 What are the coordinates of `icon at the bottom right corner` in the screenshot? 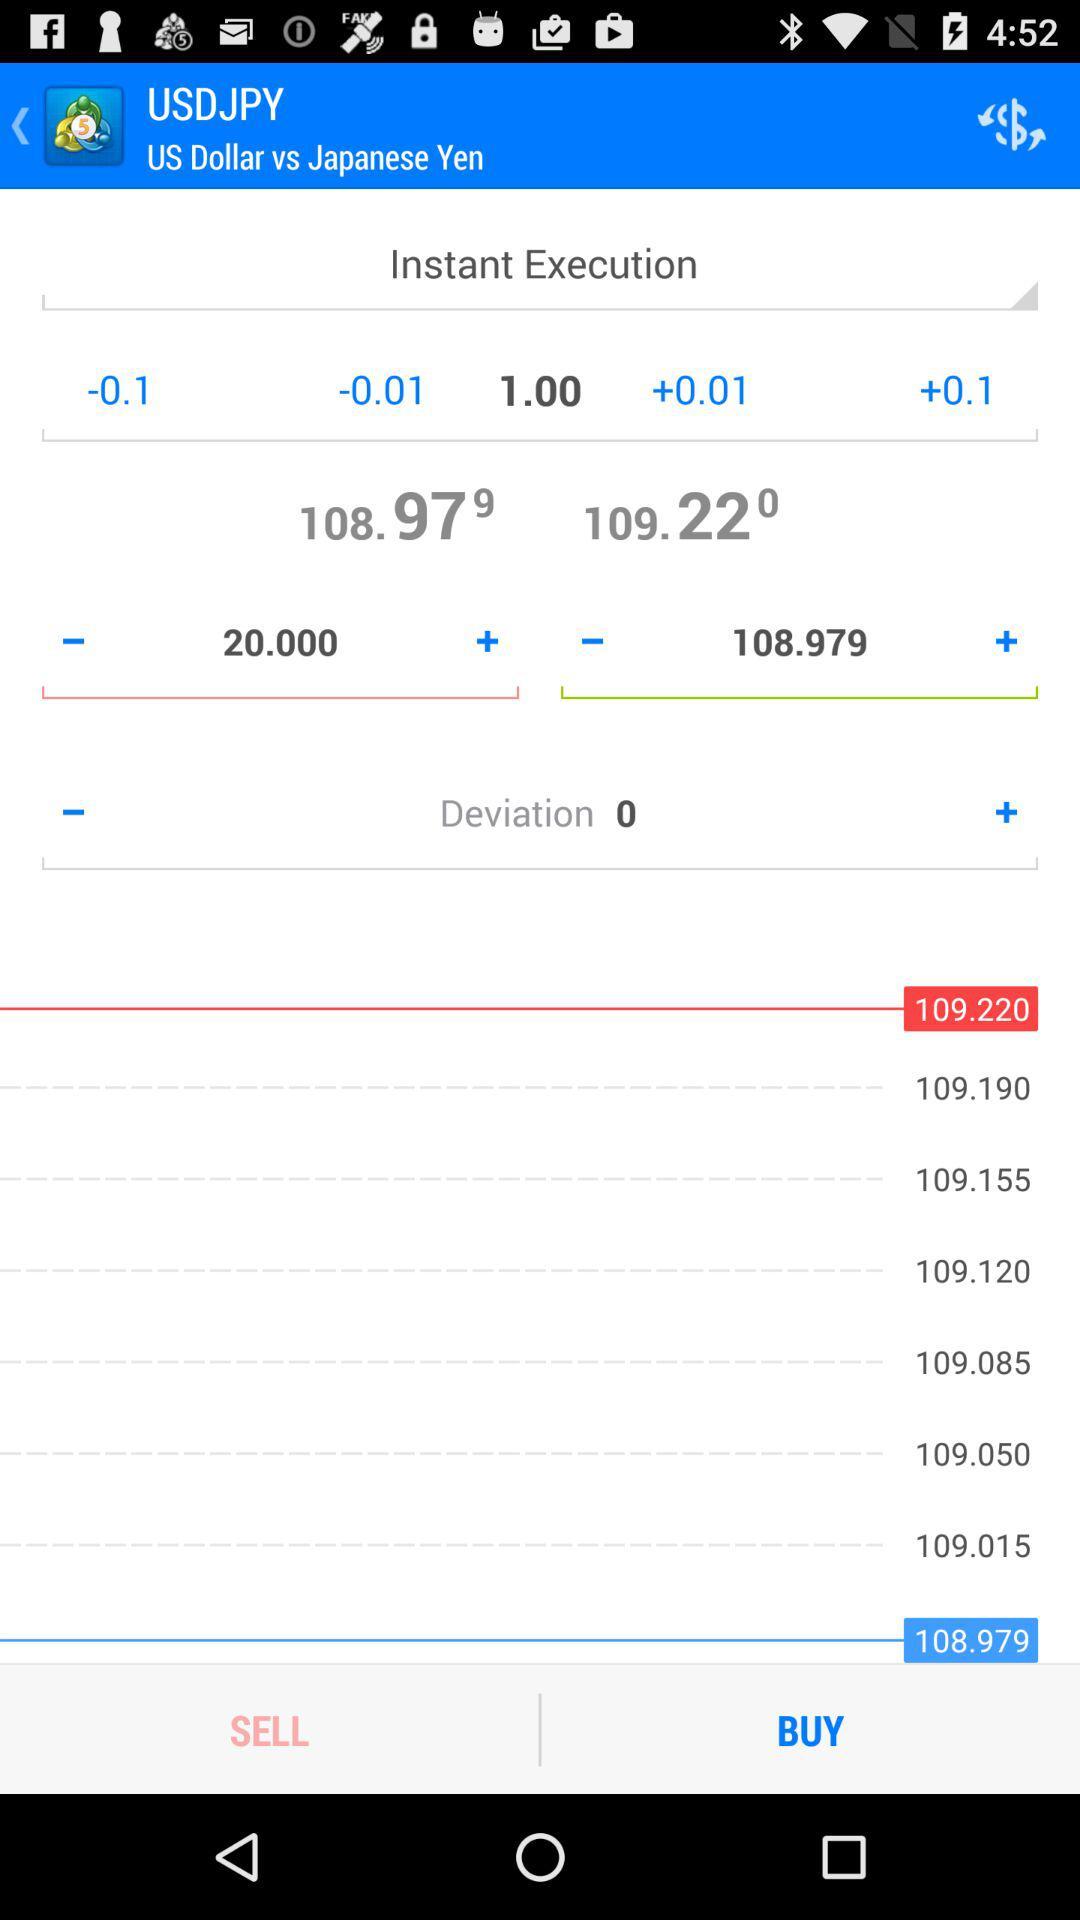 It's located at (810, 1728).